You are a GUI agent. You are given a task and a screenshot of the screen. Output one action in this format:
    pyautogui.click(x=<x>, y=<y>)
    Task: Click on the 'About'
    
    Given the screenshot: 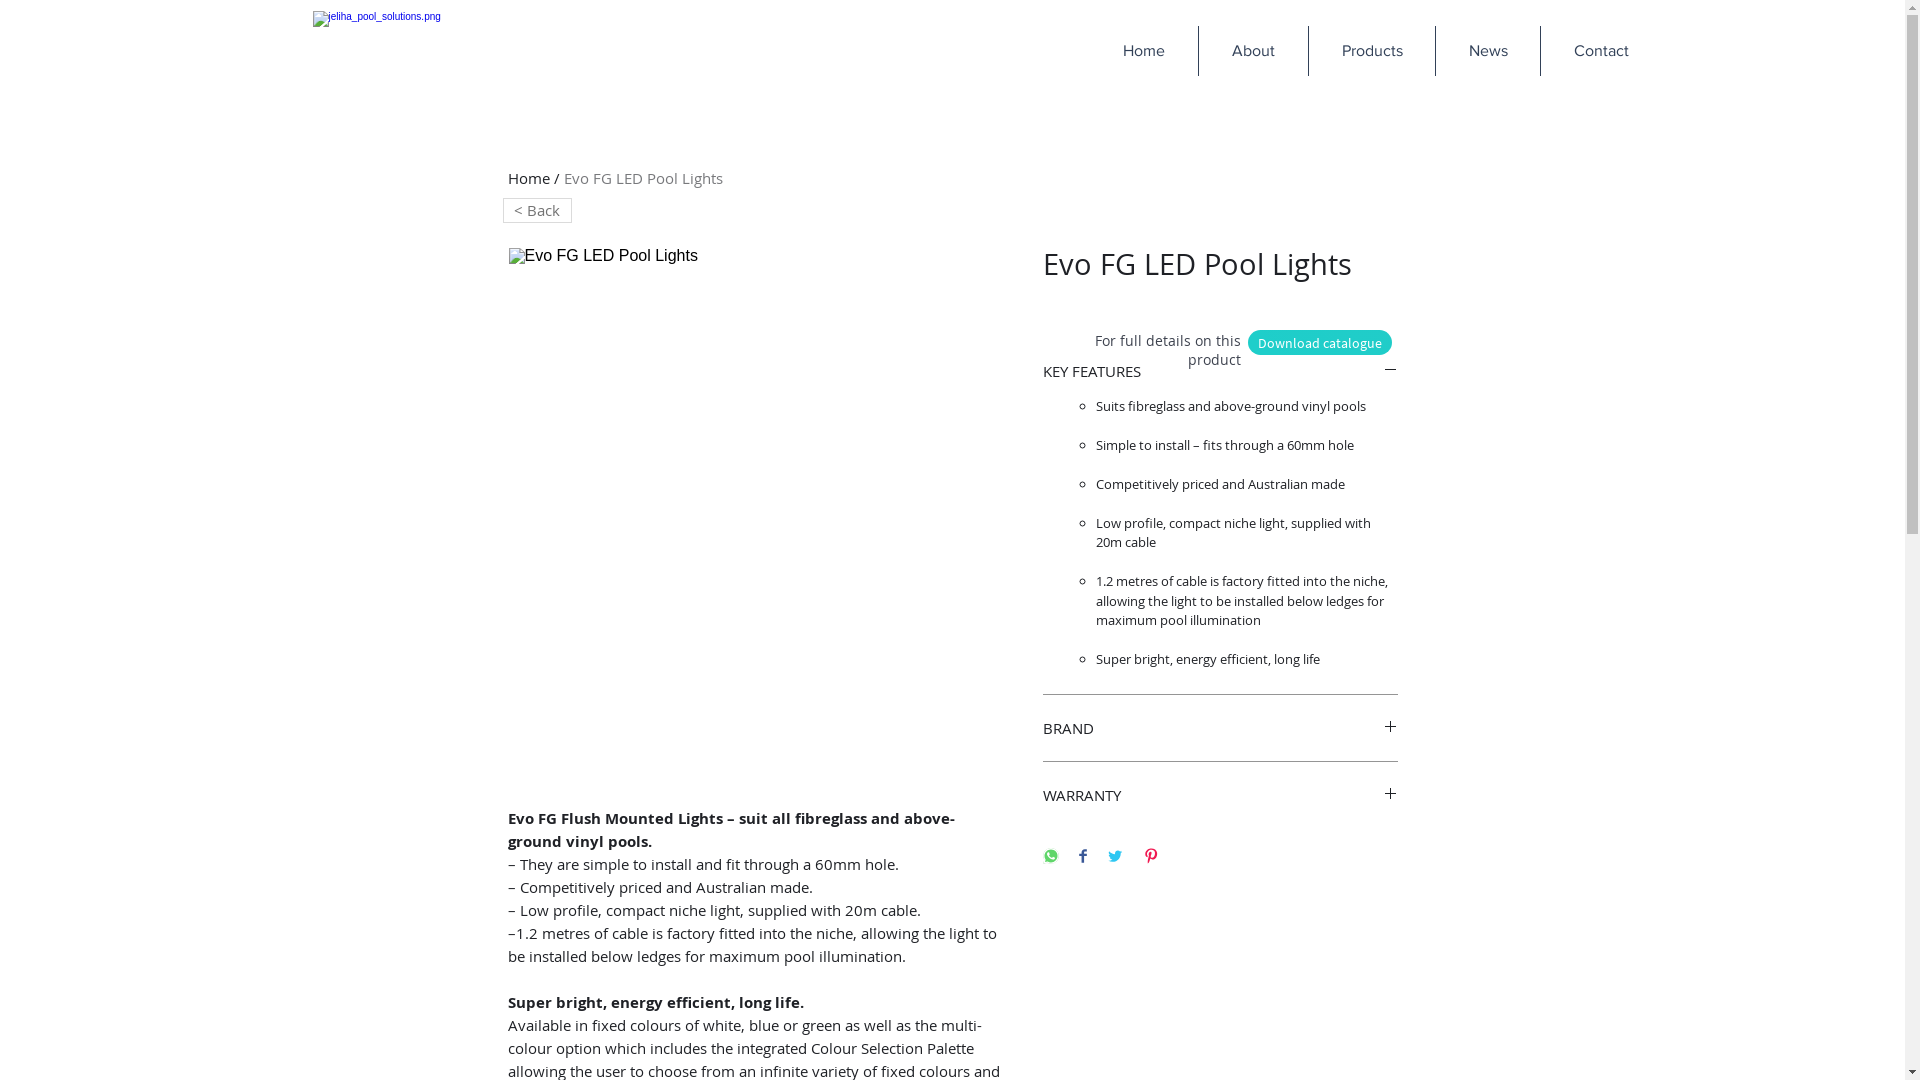 What is the action you would take?
    pyautogui.click(x=1251, y=49)
    